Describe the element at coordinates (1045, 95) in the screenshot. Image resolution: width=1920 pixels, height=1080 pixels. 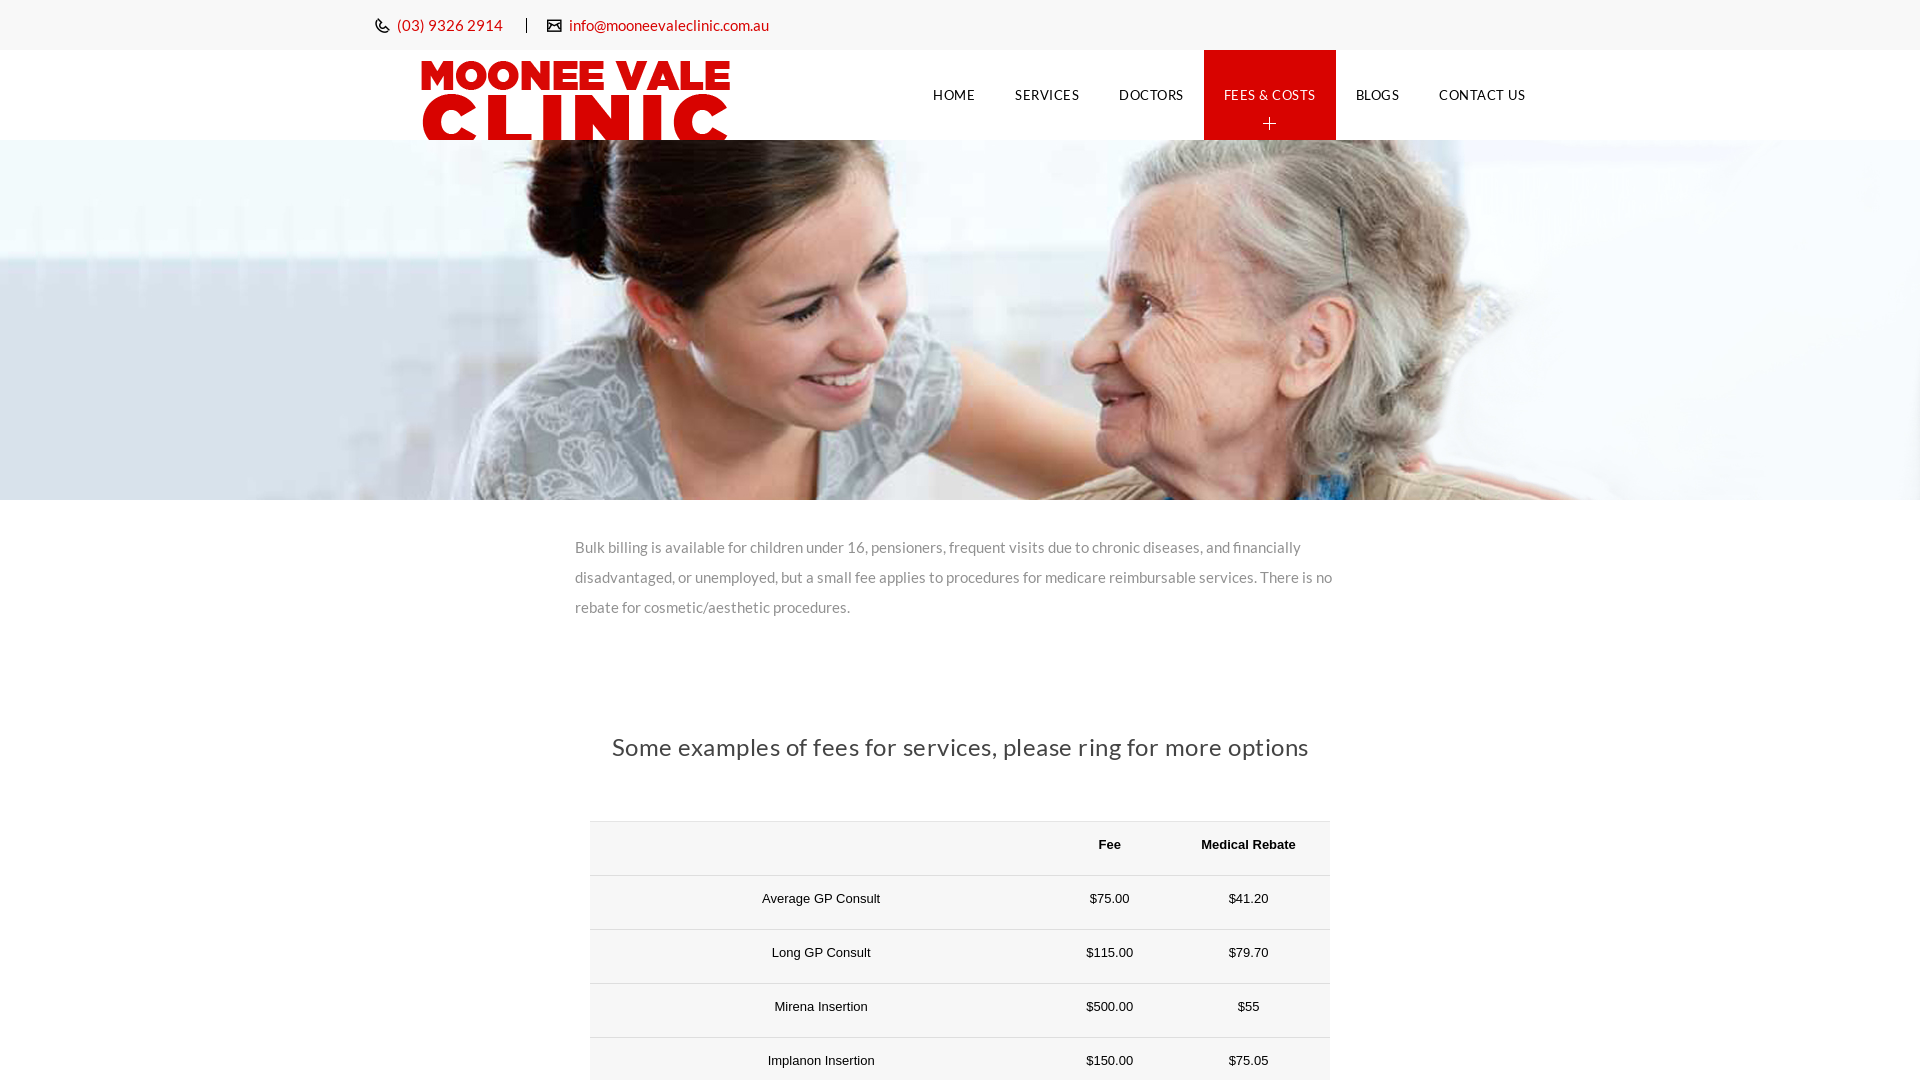
I see `'SERVICES'` at that location.